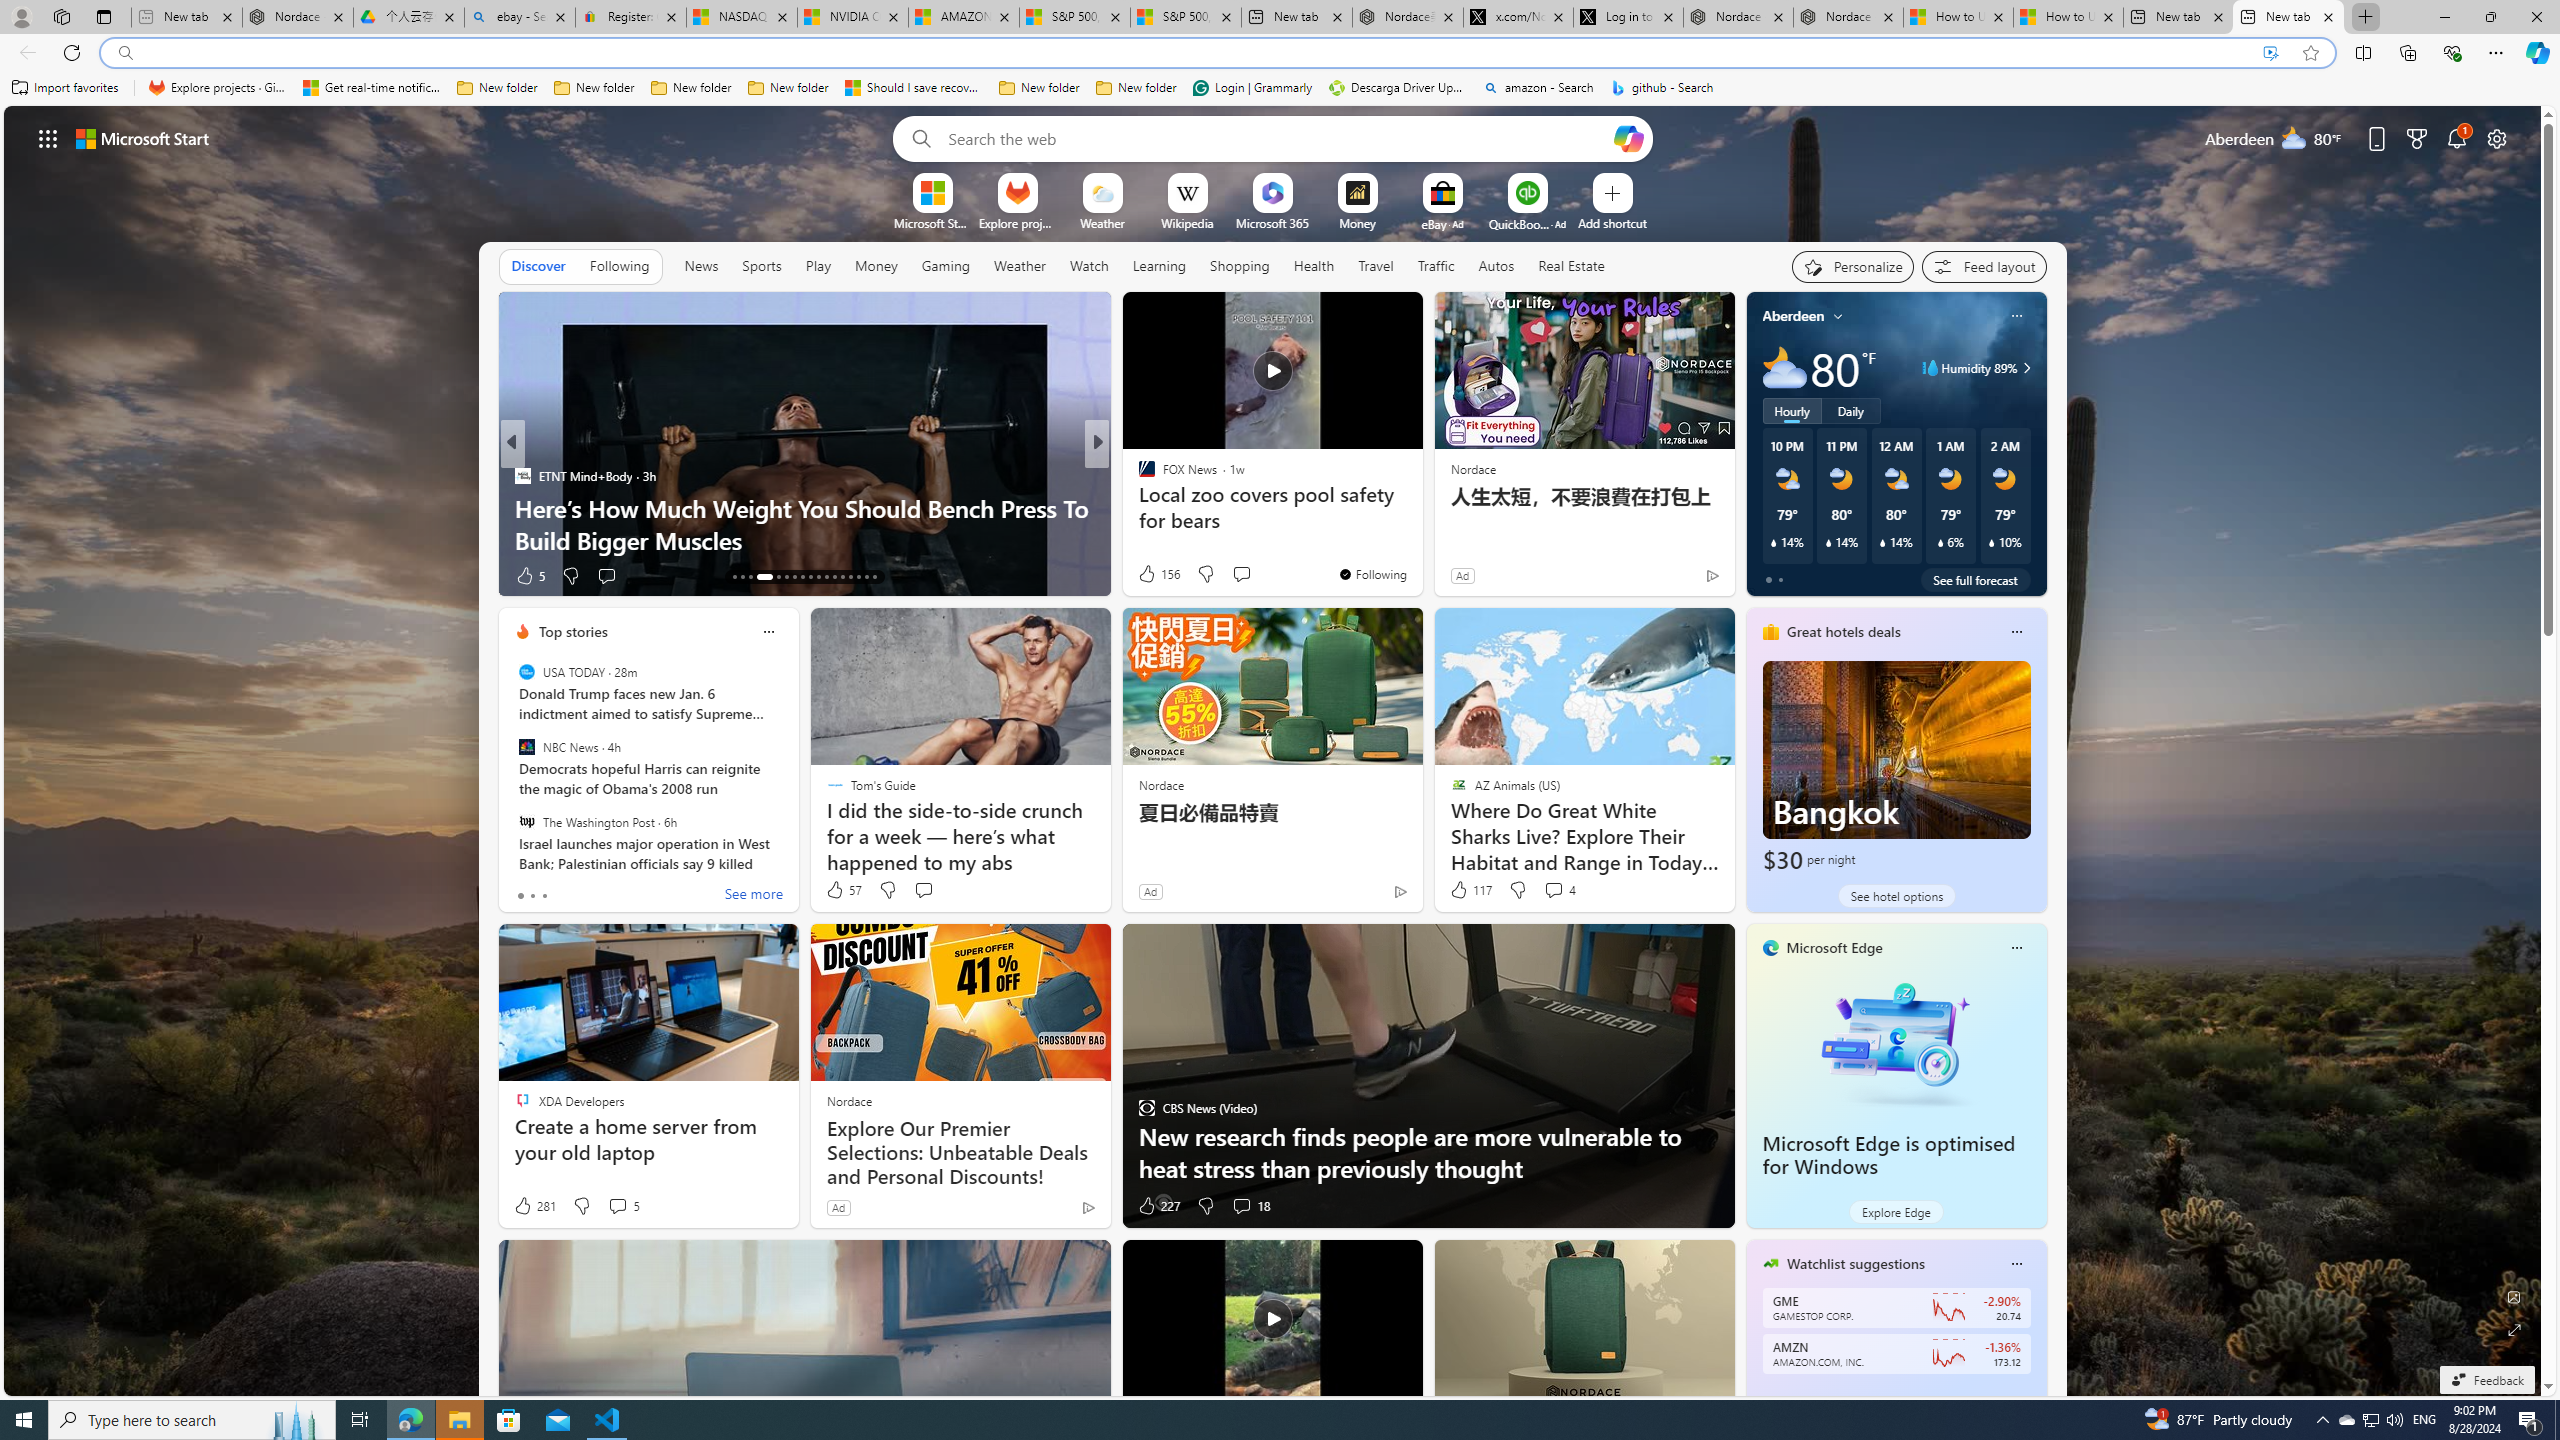 The height and width of the screenshot is (1440, 2560). Describe the element at coordinates (1137, 474) in the screenshot. I see `'CNBC'` at that location.